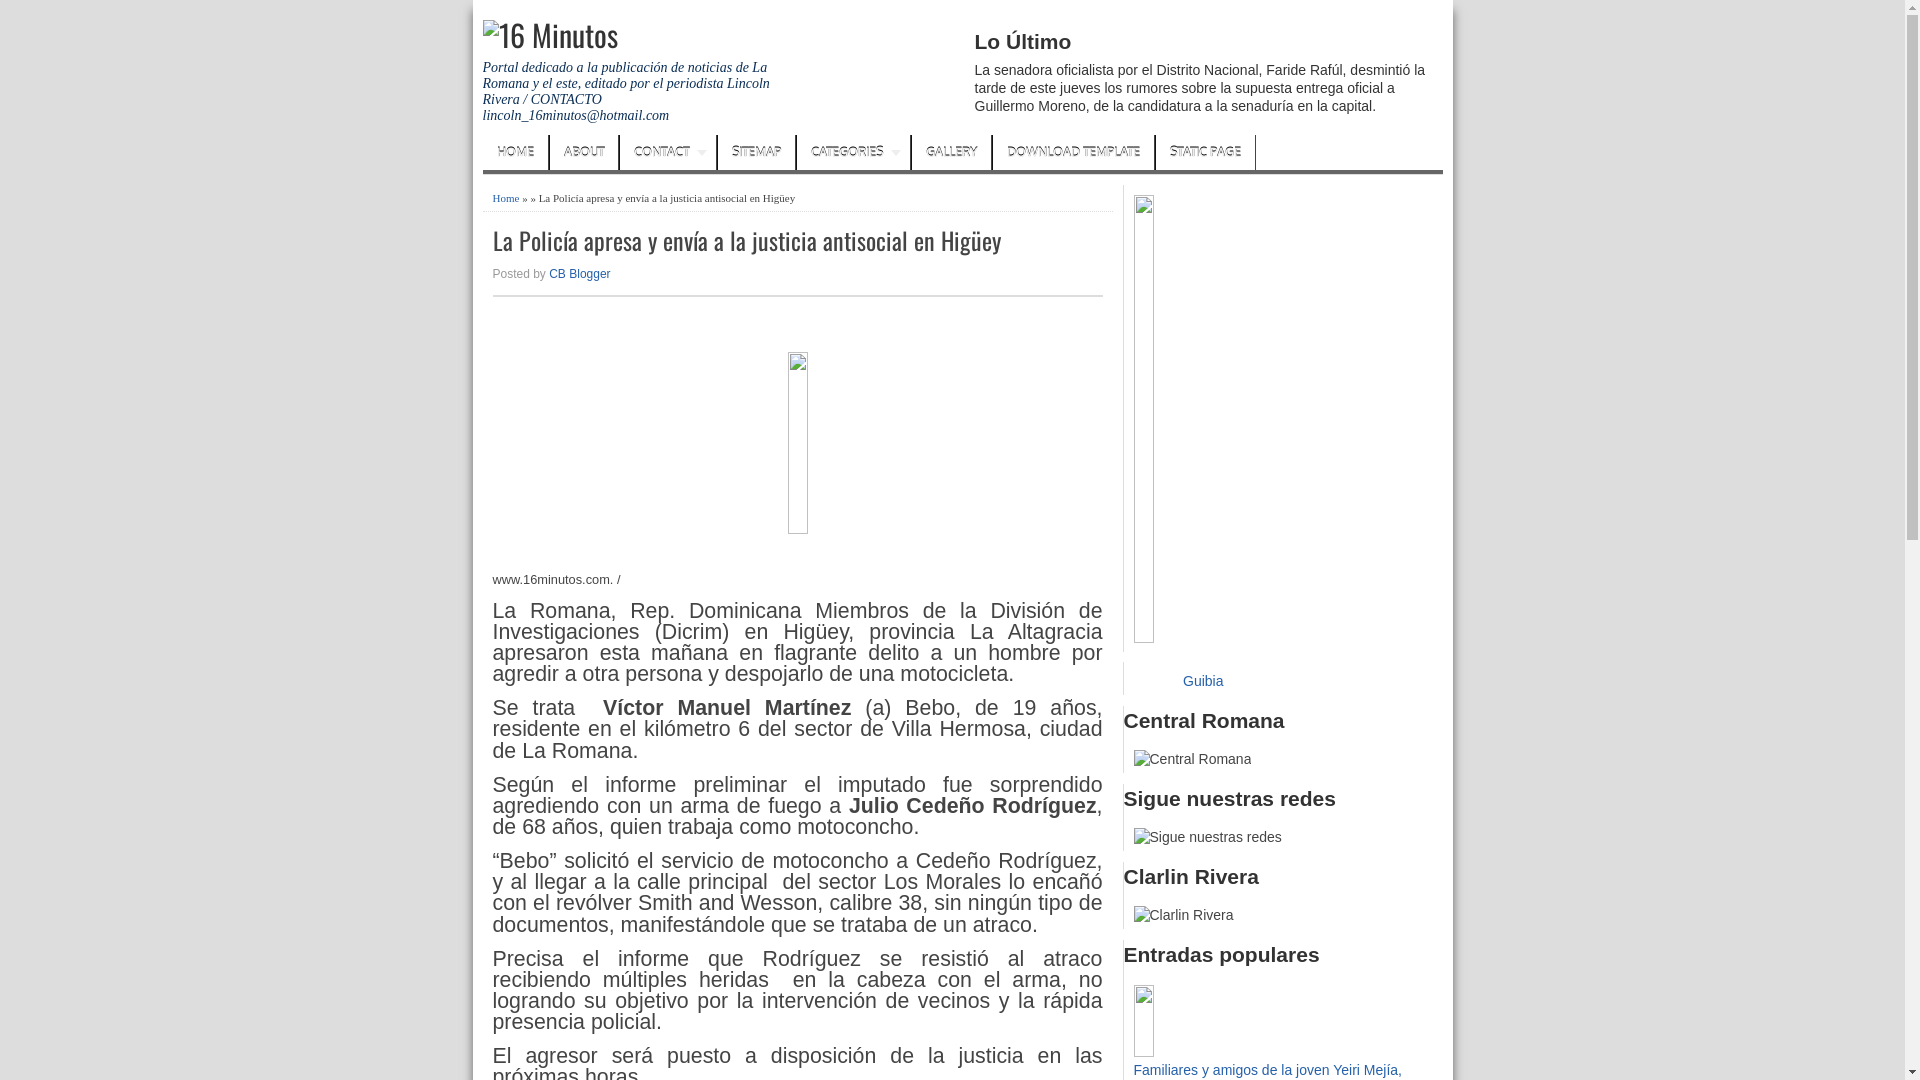 The width and height of the screenshot is (1920, 1080). I want to click on 'CB Blogger', so click(578, 273).